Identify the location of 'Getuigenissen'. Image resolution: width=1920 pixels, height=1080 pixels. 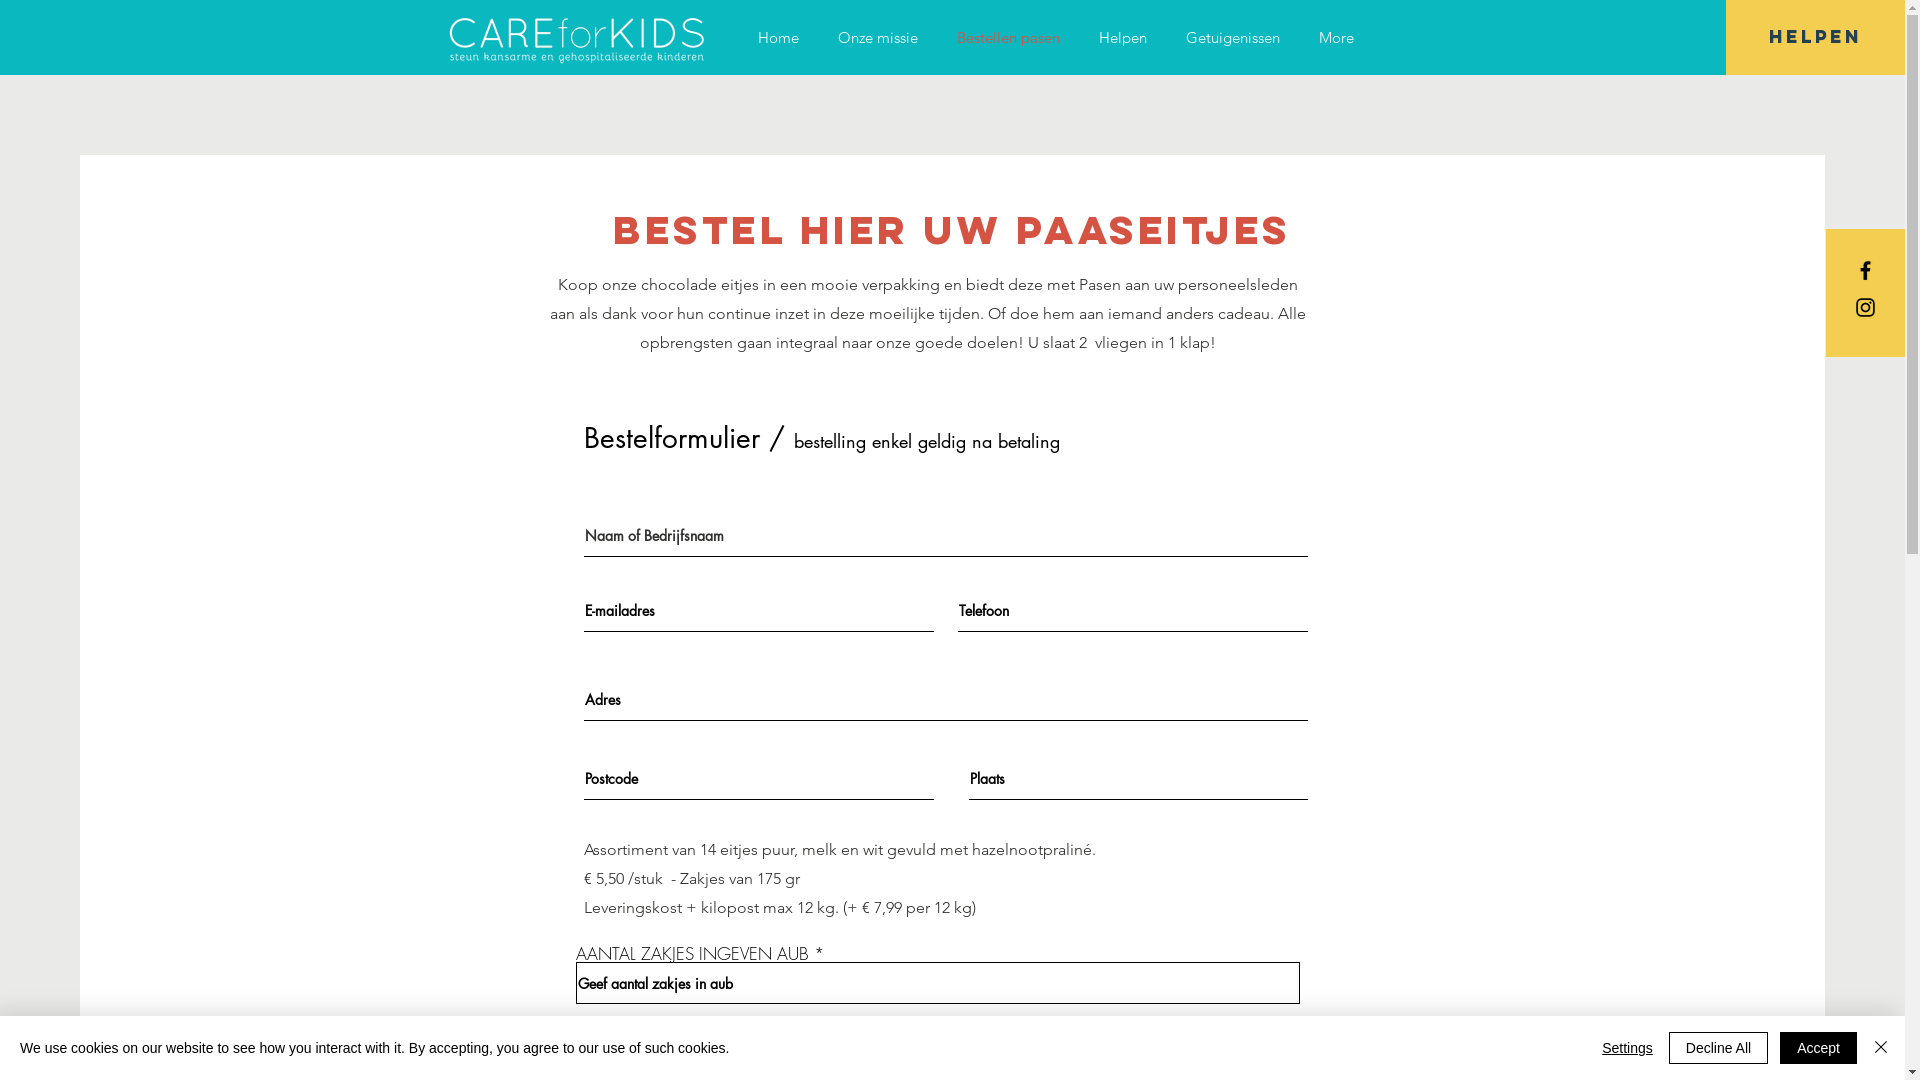
(1231, 37).